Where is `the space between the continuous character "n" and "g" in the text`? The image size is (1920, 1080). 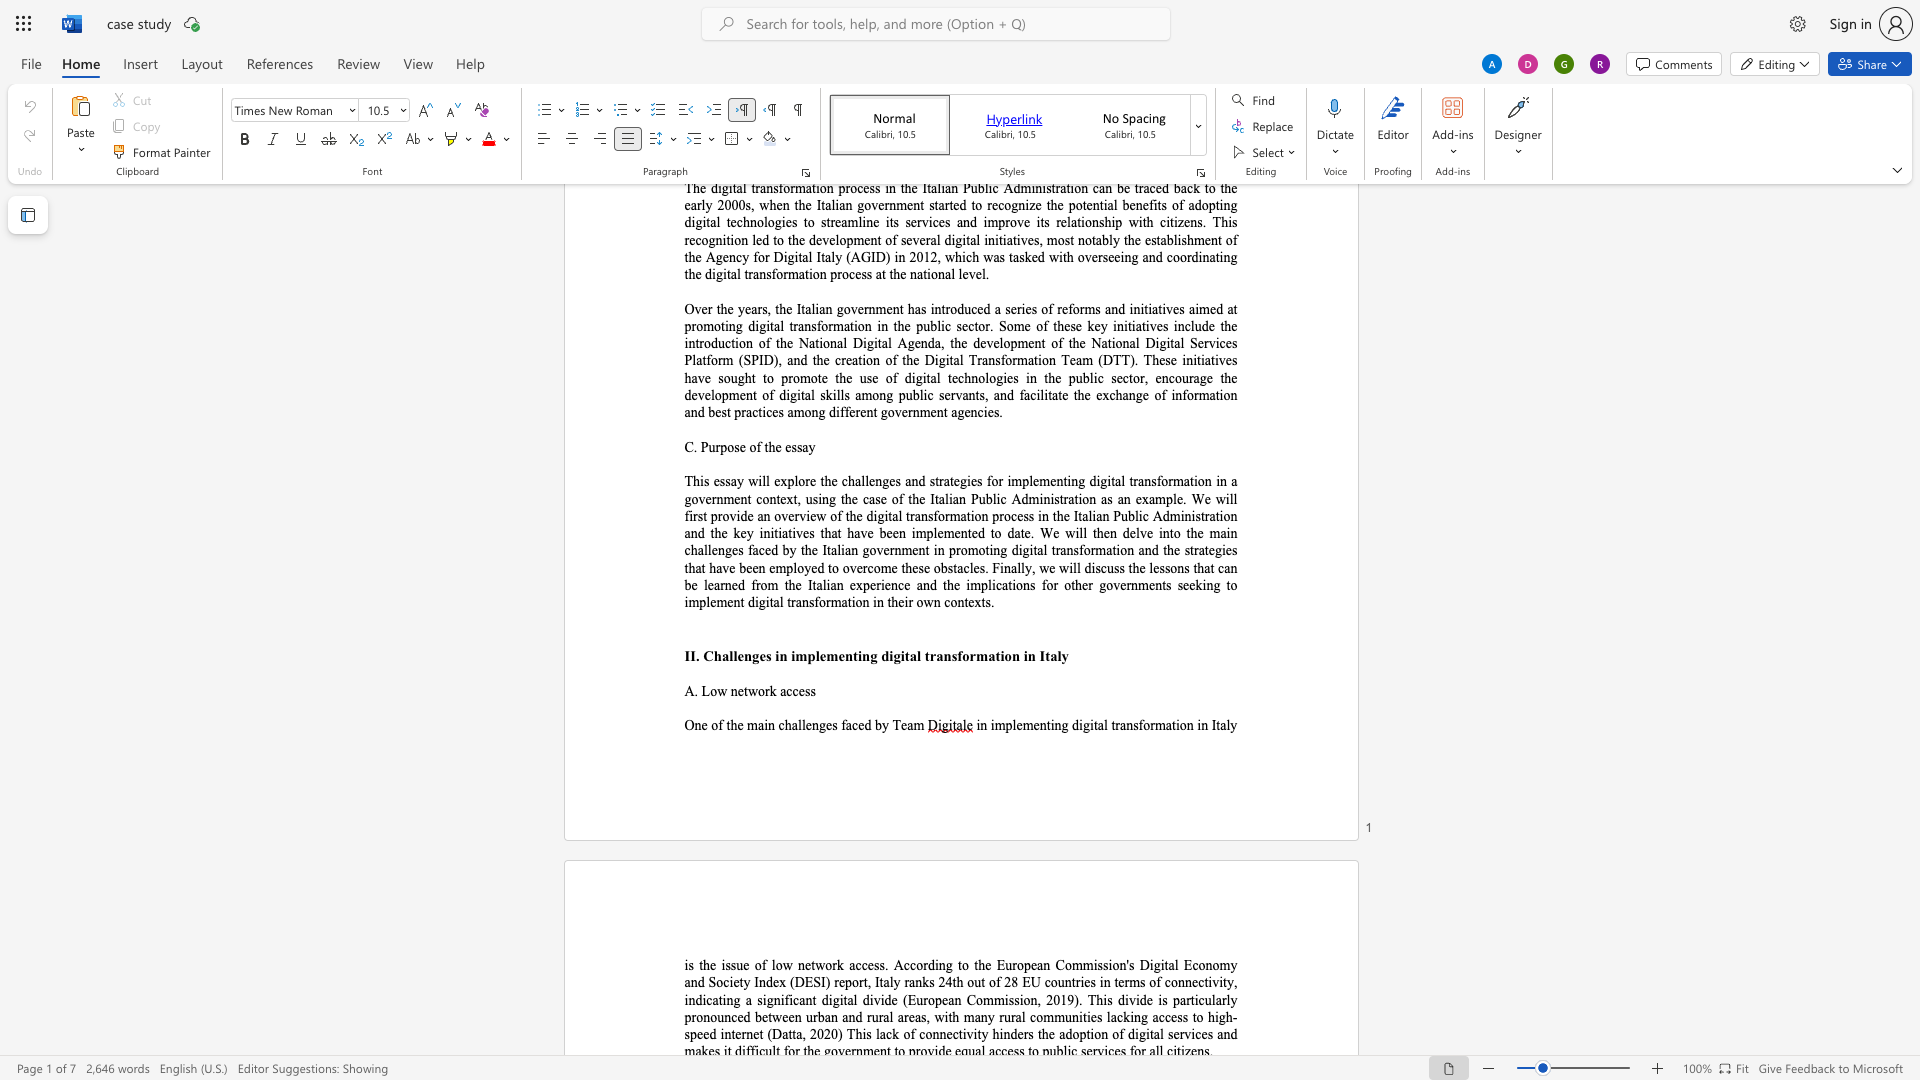 the space between the continuous character "n" and "g" in the text is located at coordinates (732, 1000).